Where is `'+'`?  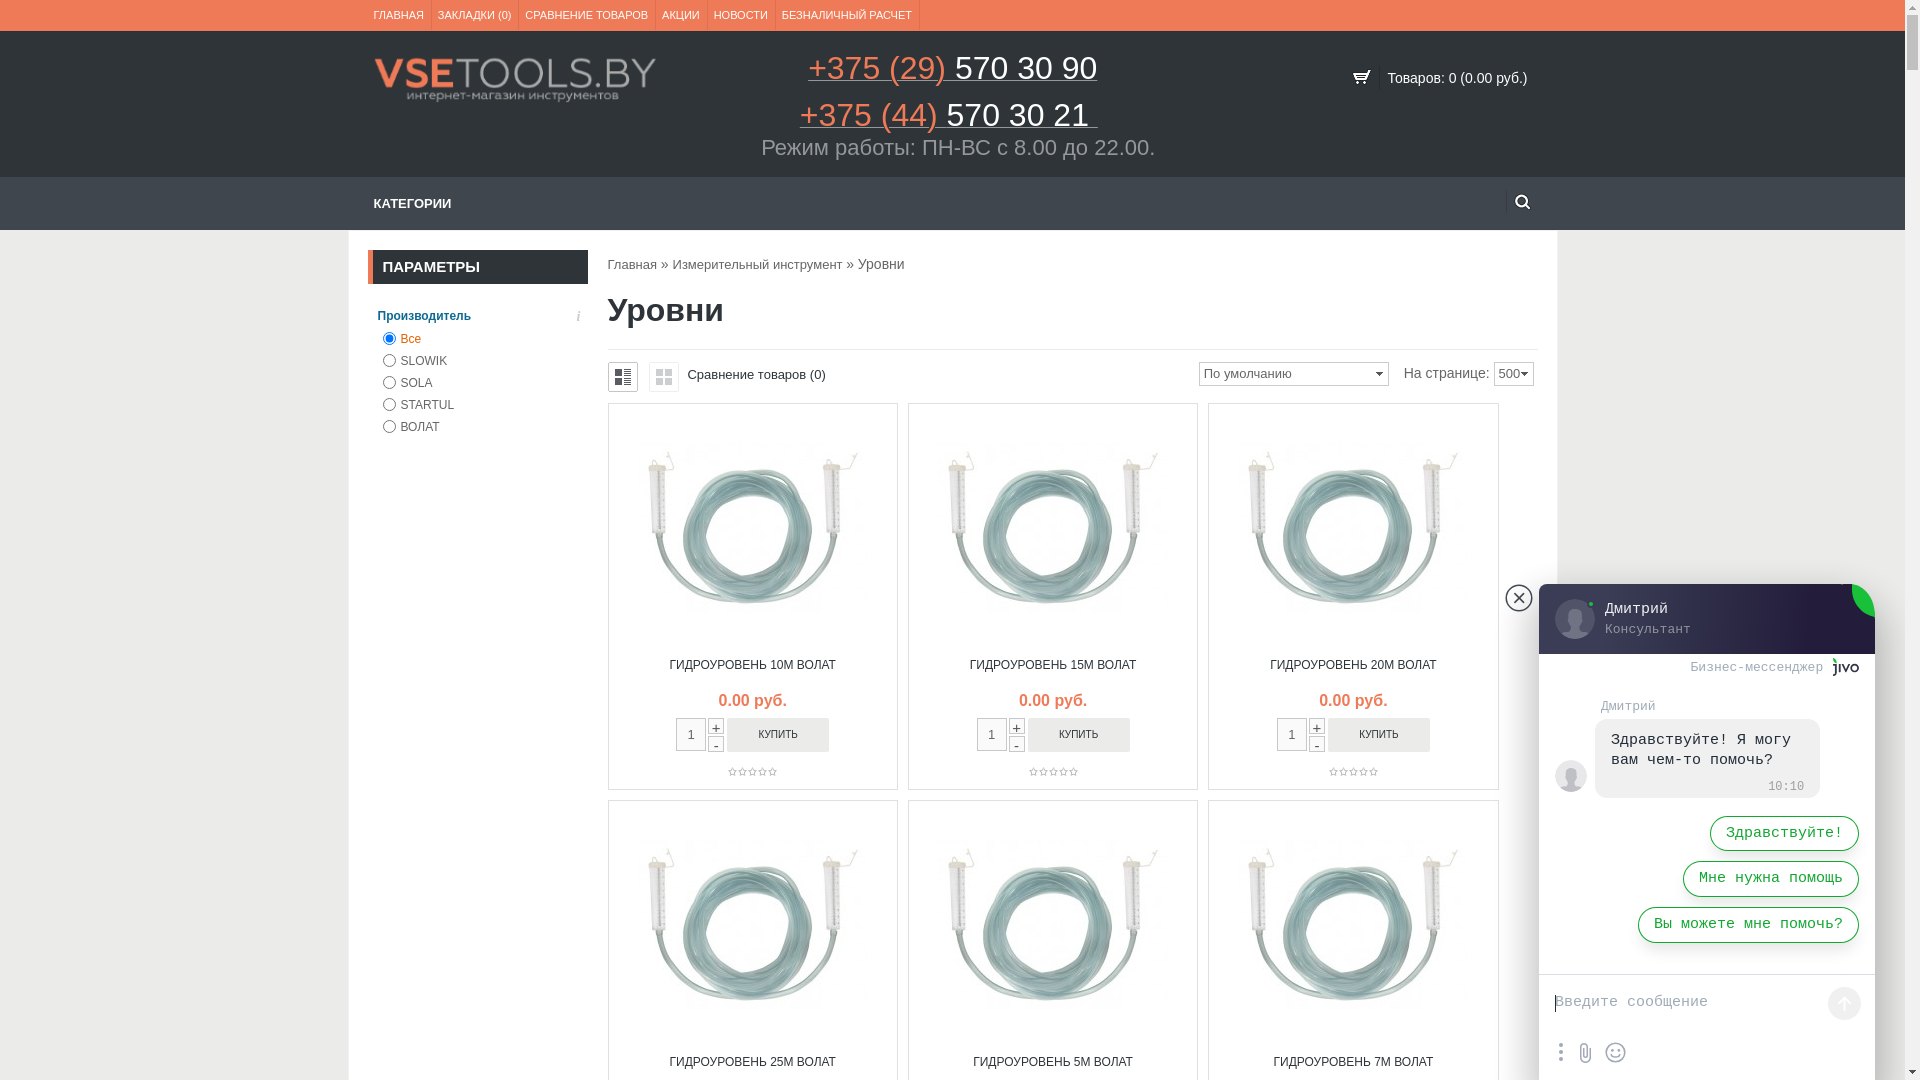
'+' is located at coordinates (1316, 725).